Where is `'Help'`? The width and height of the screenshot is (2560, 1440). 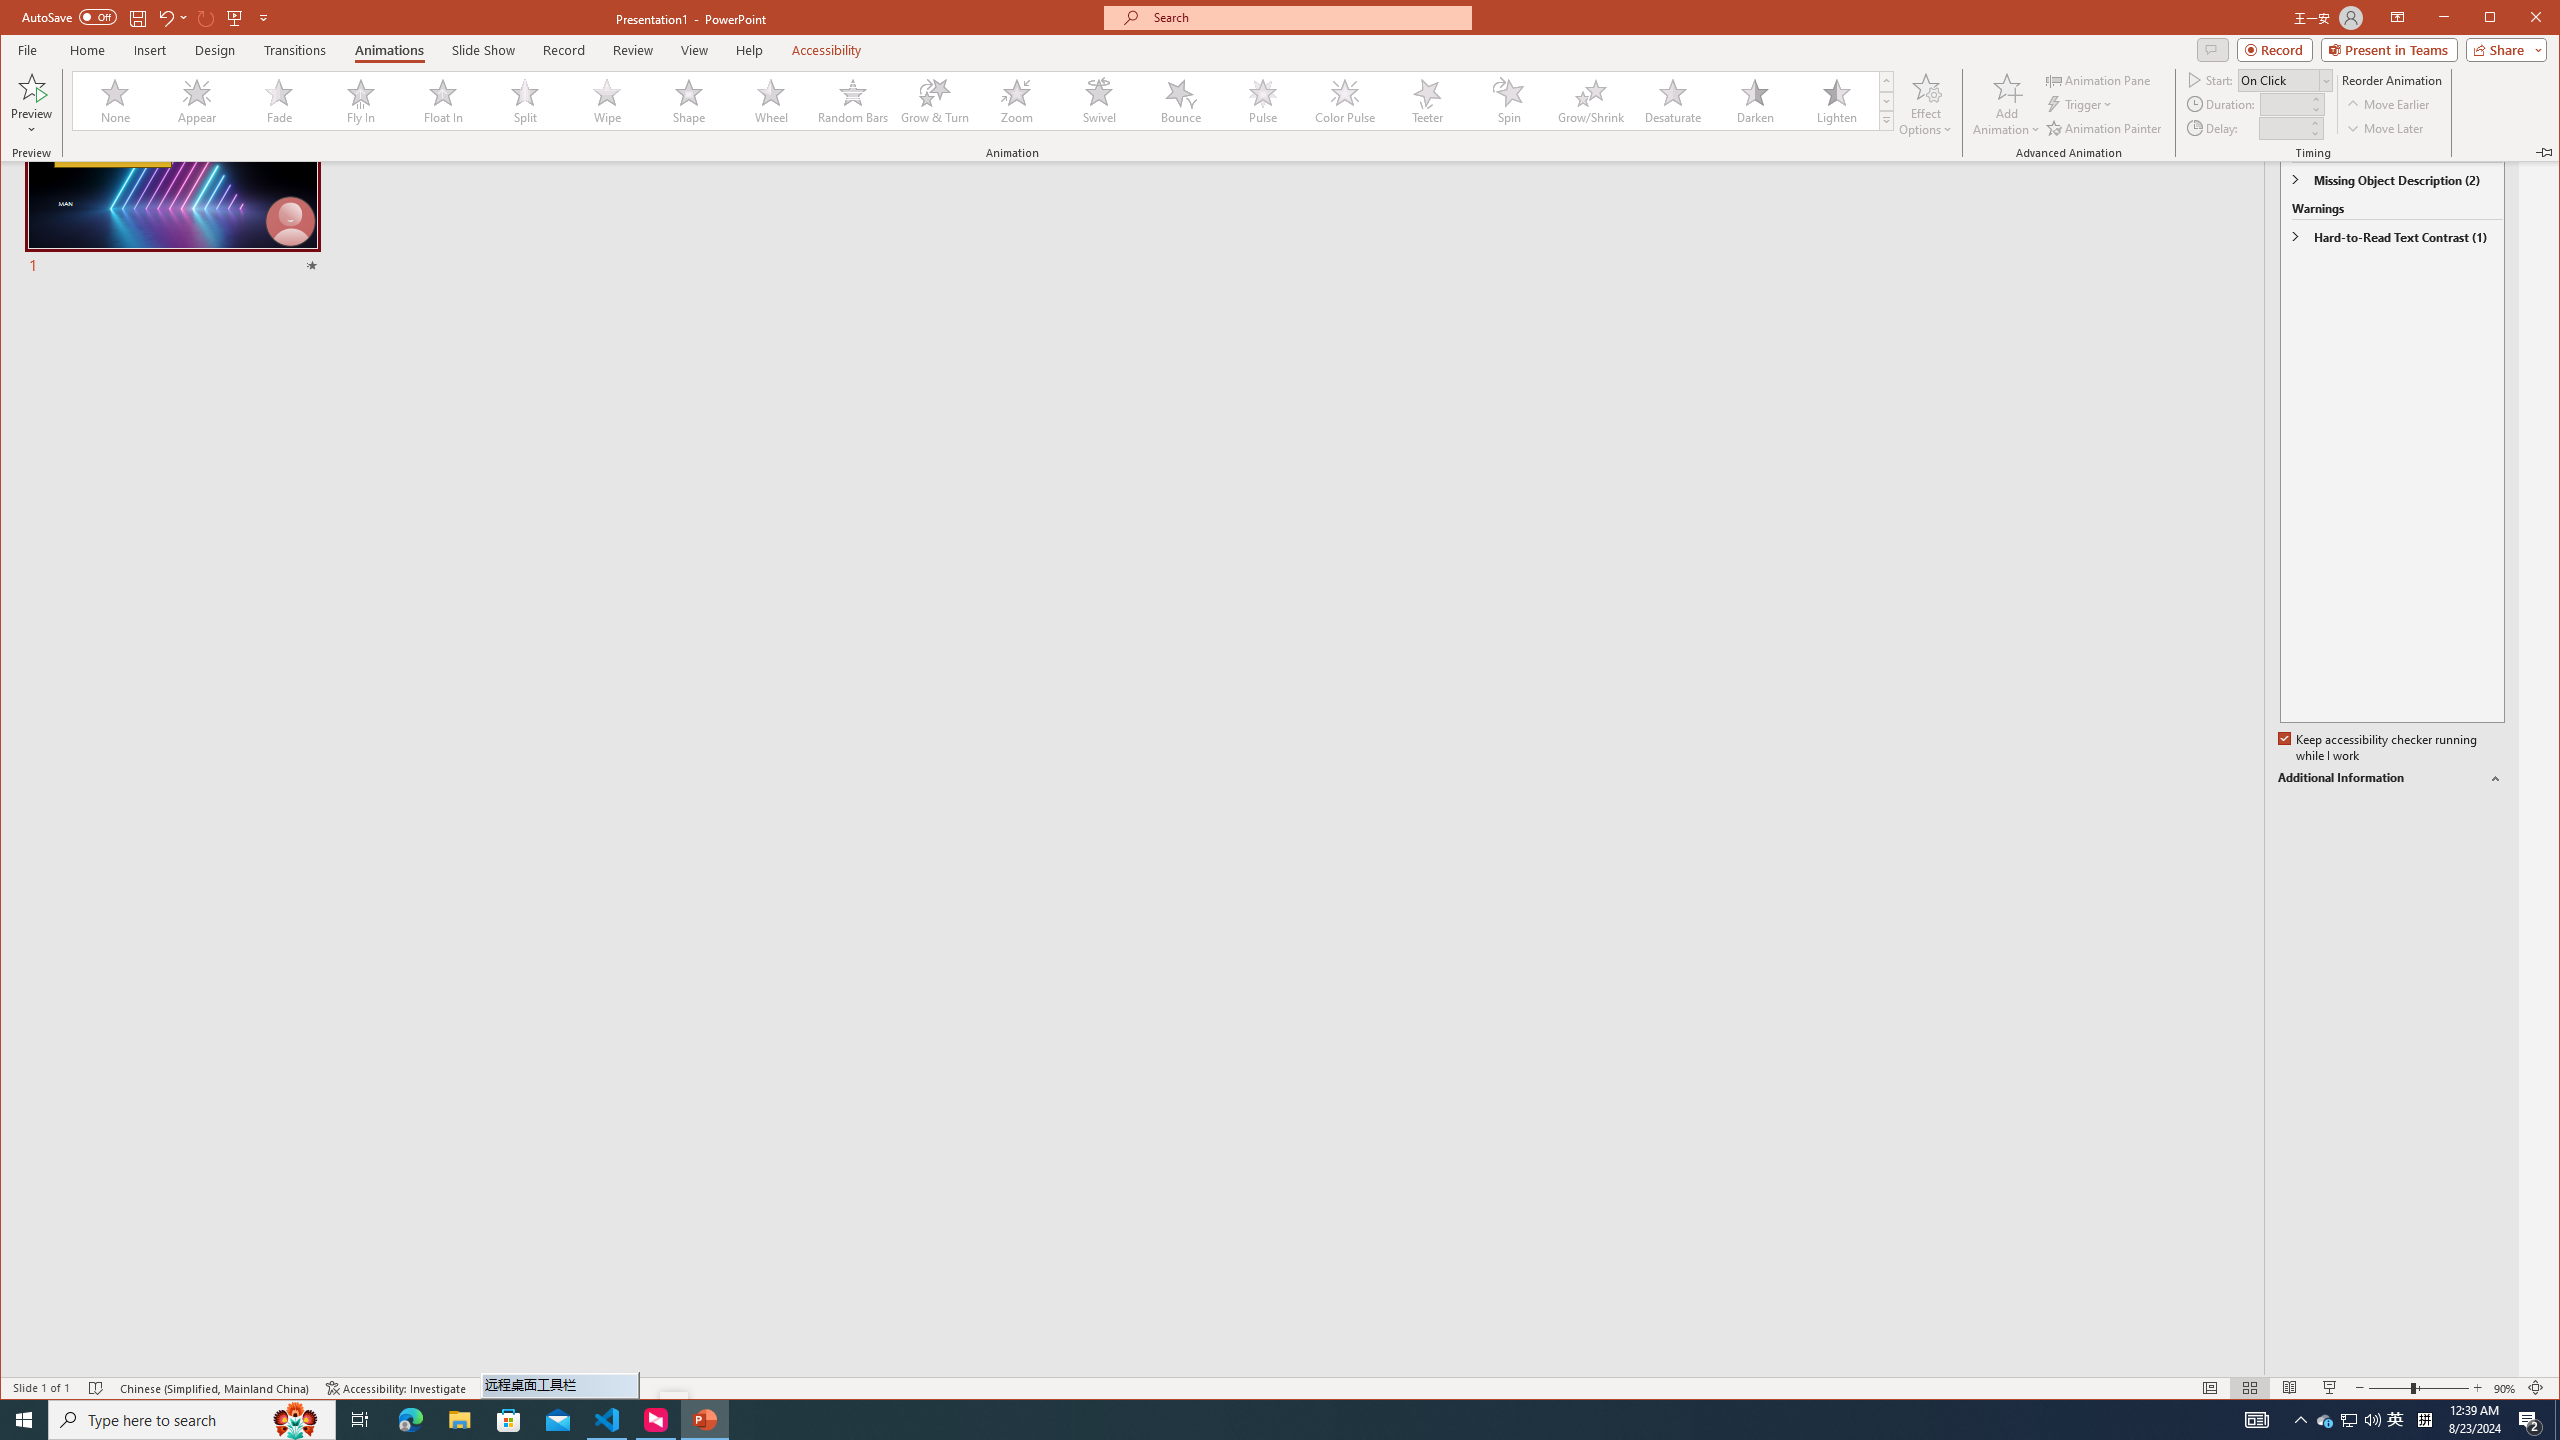
'Help' is located at coordinates (750, 49).